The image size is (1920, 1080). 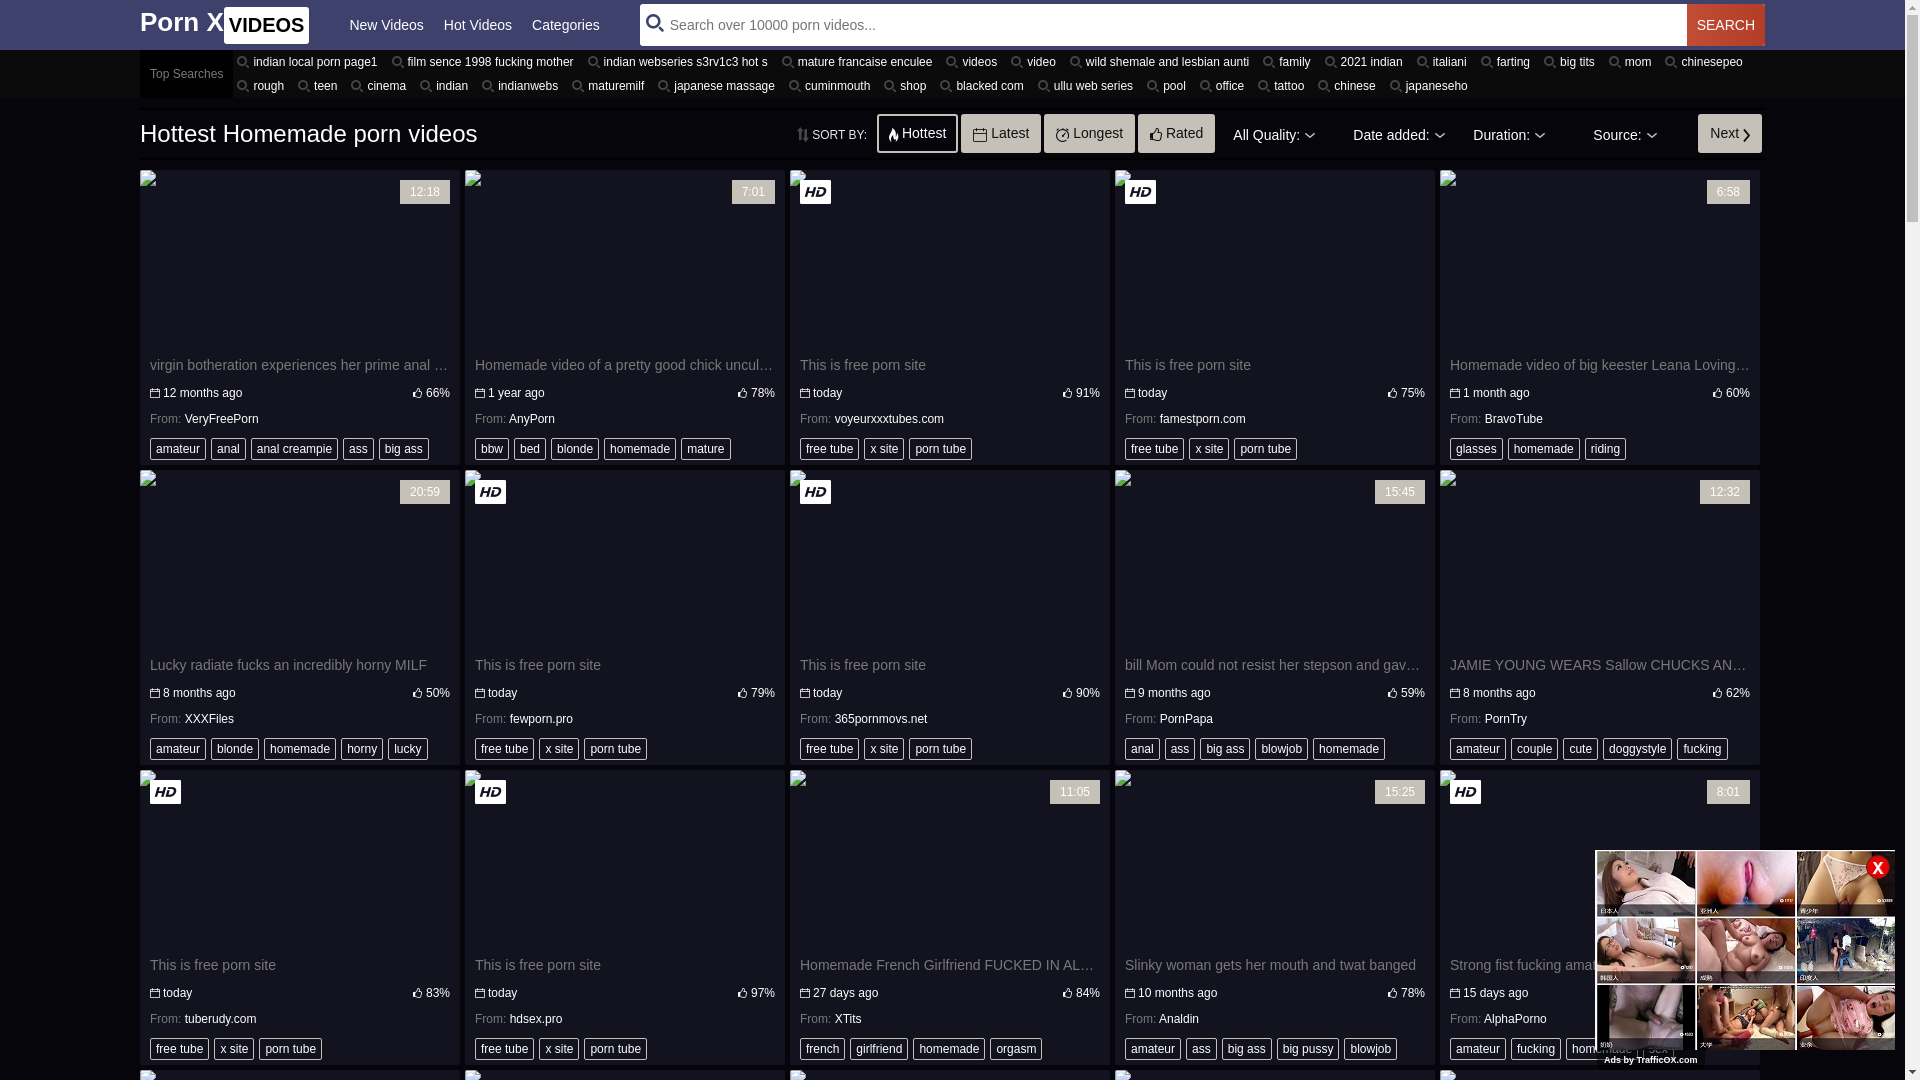 What do you see at coordinates (1651, 1059) in the screenshot?
I see `'Ads by TrafficOX.com'` at bounding box center [1651, 1059].